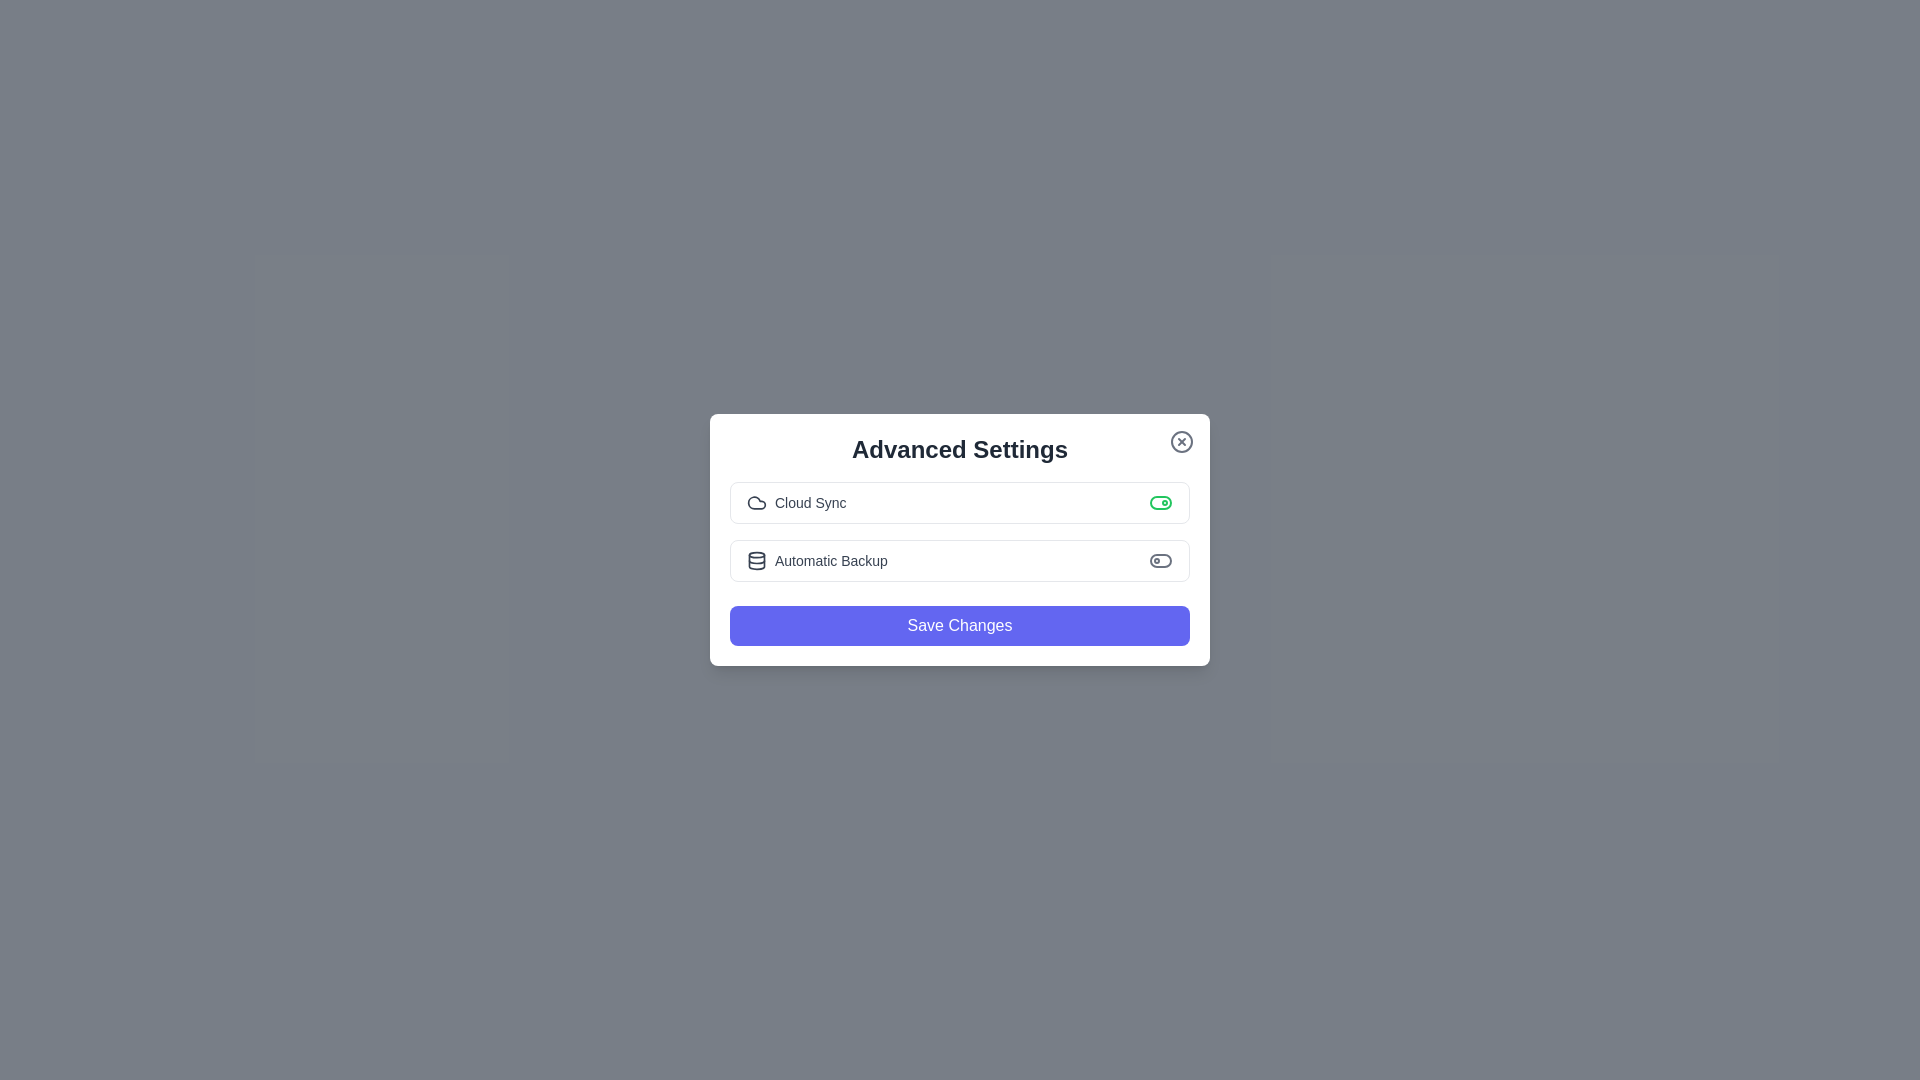 The height and width of the screenshot is (1080, 1920). What do you see at coordinates (756, 560) in the screenshot?
I see `the 'Automatic Backup' icon located on the left-most side of the second item in the vertical list, which visually represents the backup functionality` at bounding box center [756, 560].